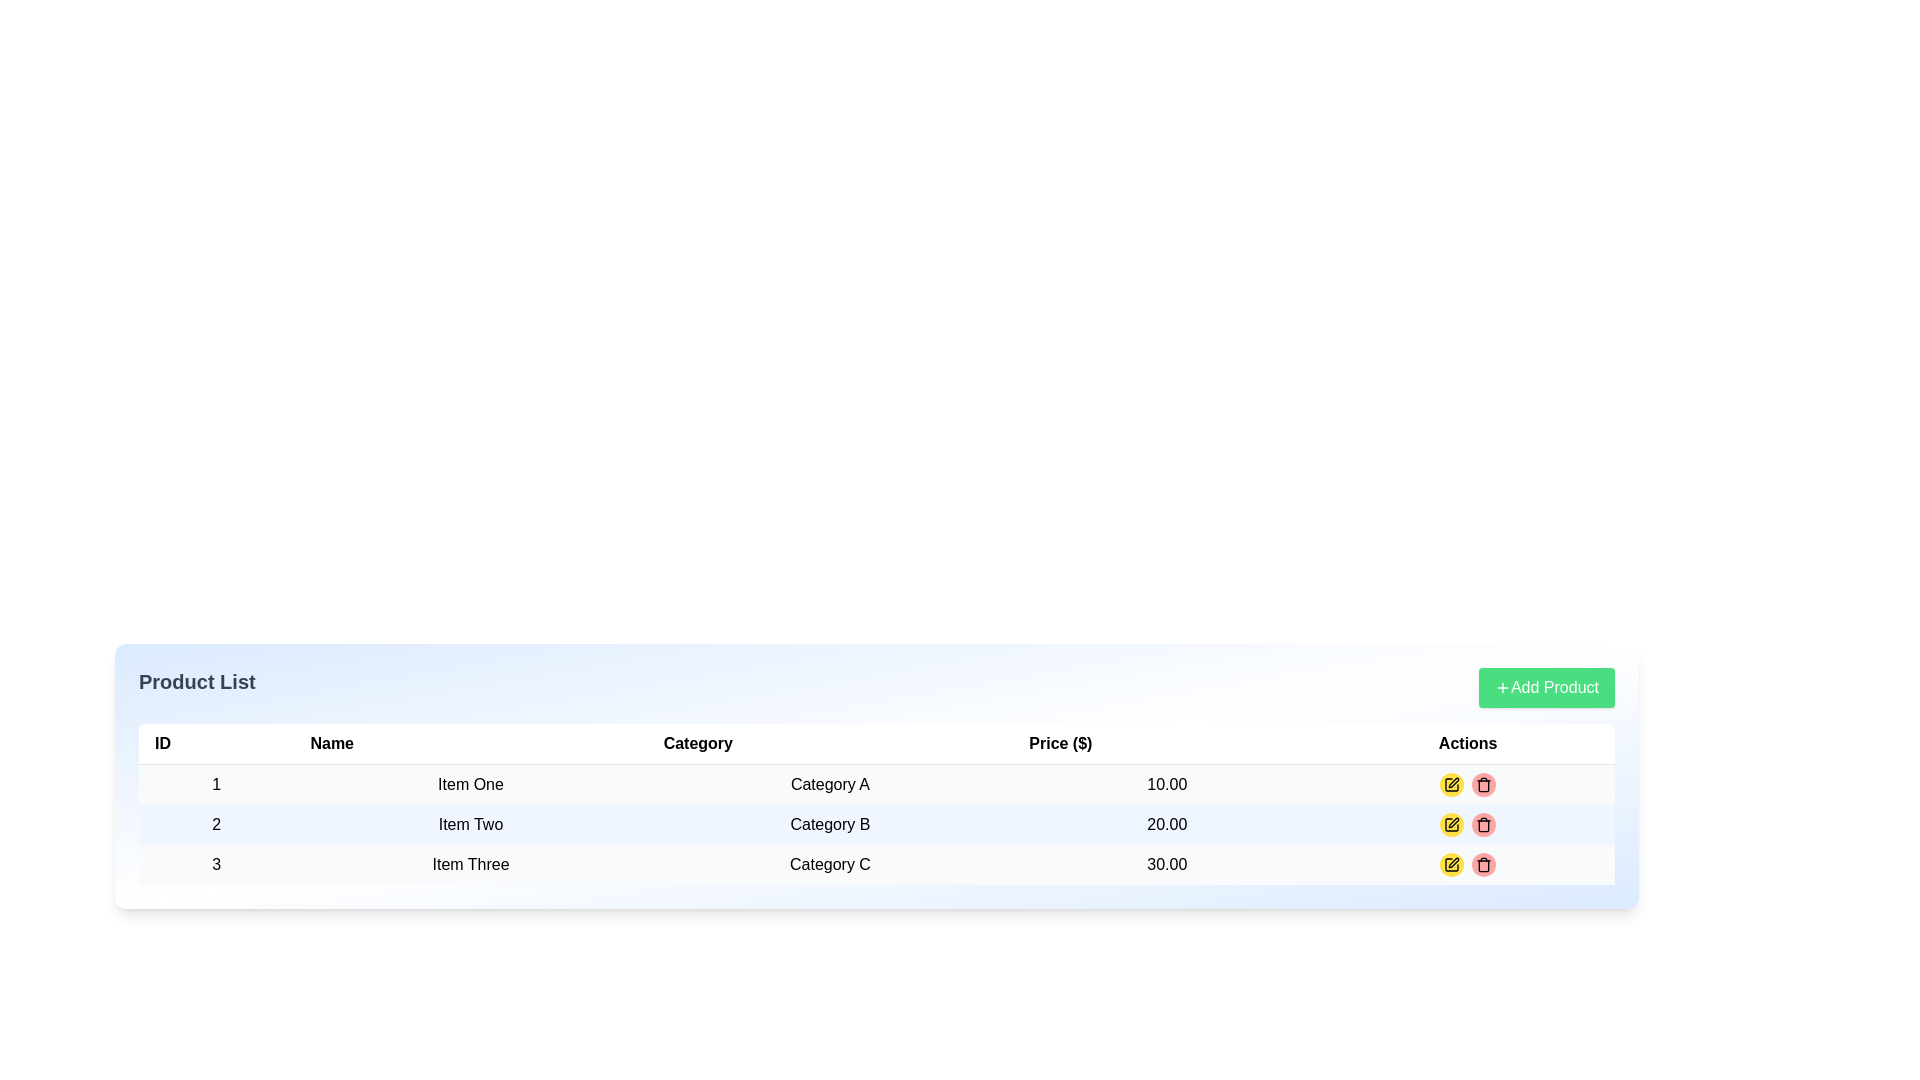  What do you see at coordinates (469, 783) in the screenshot?
I see `the Table Cell in the first row under the 'Name' column, which is located between the '1' (ID) cell and the 'Category A' cell` at bounding box center [469, 783].